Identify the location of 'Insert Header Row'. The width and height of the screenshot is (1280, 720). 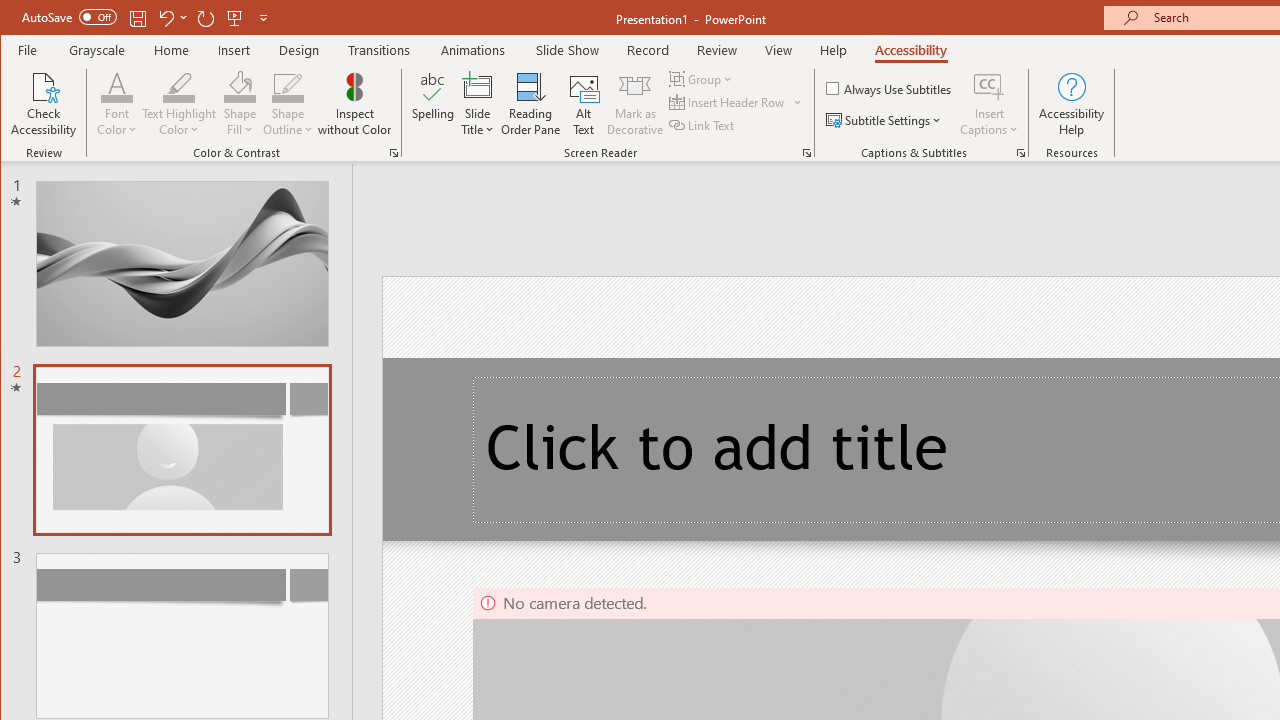
(735, 102).